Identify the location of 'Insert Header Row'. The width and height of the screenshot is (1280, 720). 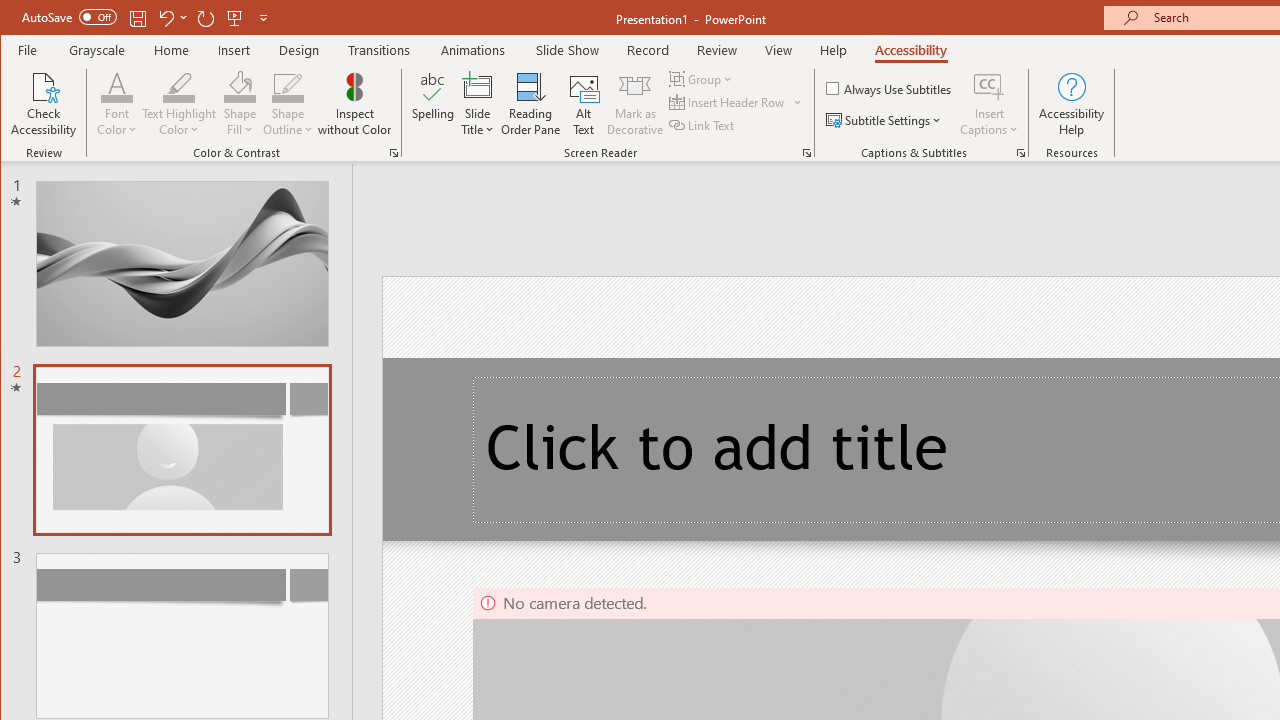
(735, 102).